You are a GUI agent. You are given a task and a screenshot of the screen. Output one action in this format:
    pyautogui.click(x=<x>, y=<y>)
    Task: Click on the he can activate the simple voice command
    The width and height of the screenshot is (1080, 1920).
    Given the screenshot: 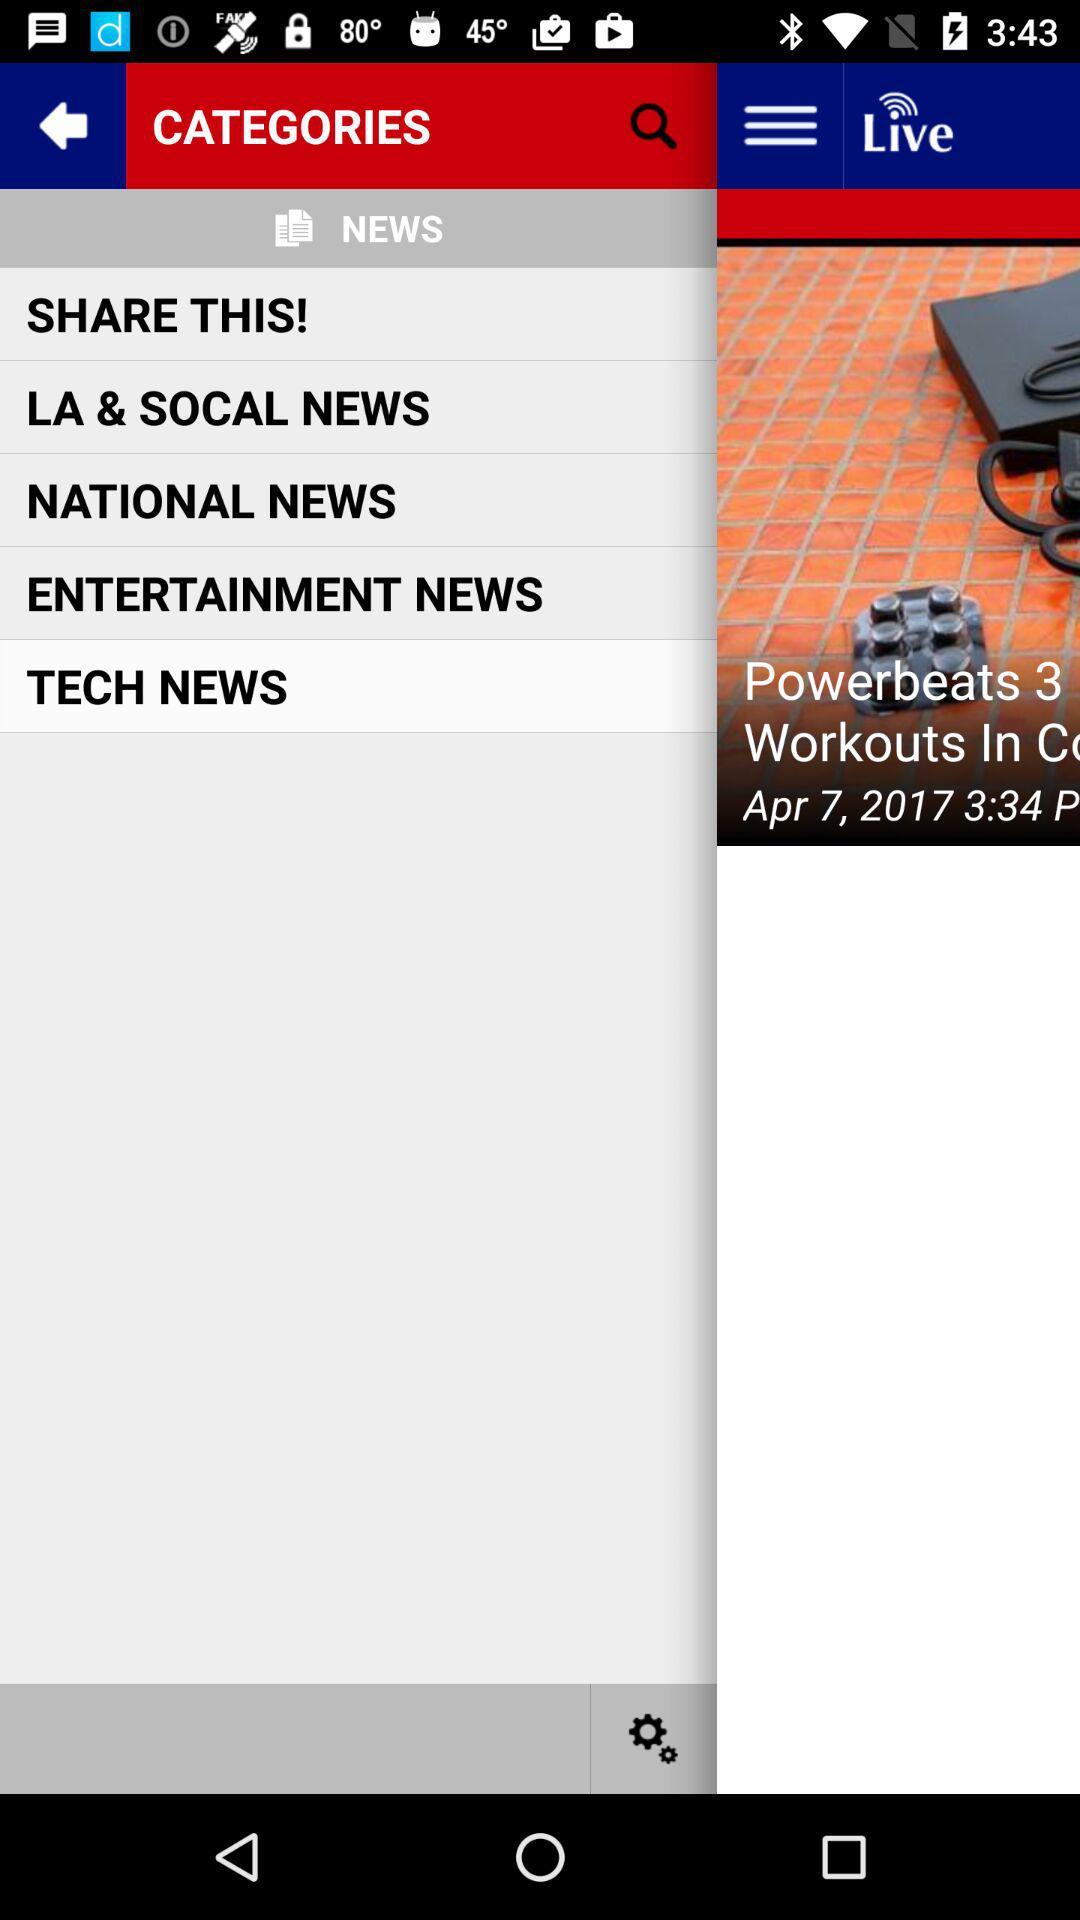 What is the action you would take?
    pyautogui.click(x=654, y=1737)
    